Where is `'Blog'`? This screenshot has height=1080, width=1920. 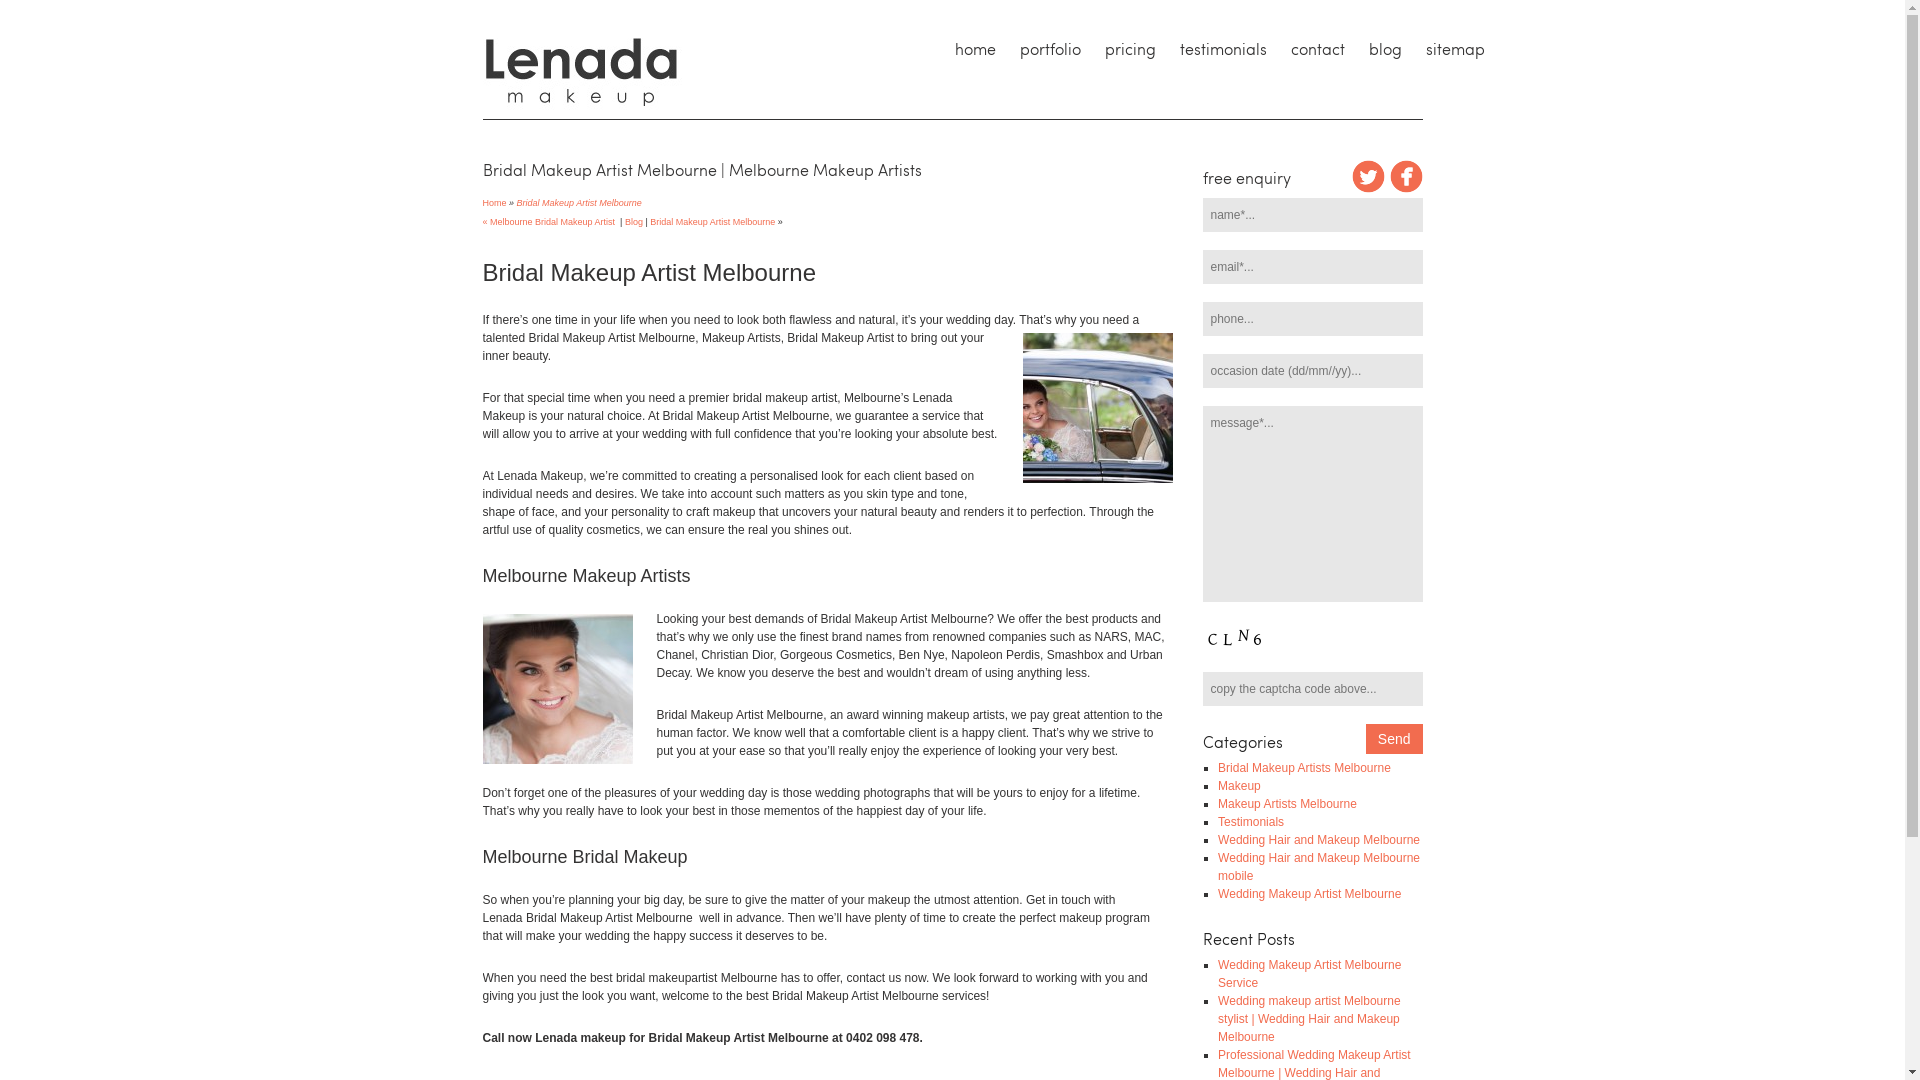 'Blog' is located at coordinates (632, 222).